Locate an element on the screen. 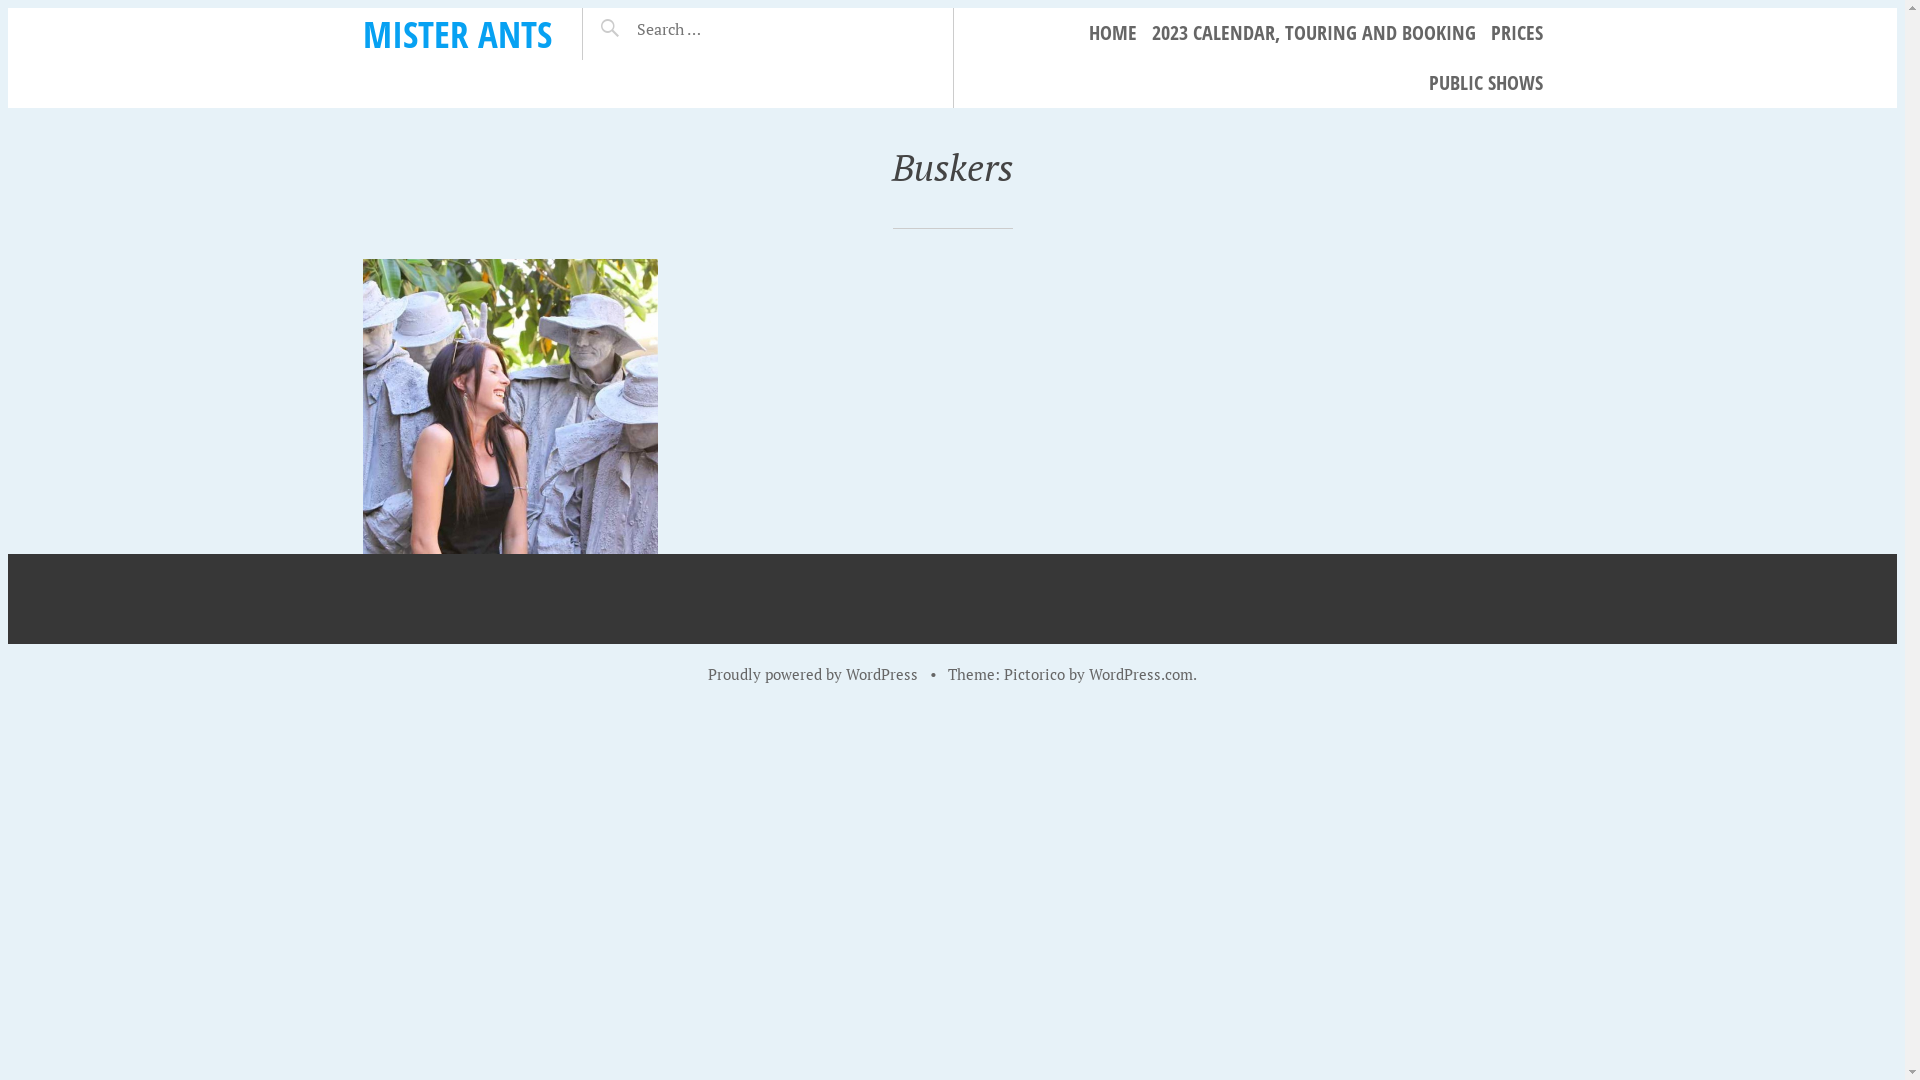 This screenshot has width=1920, height=1080. 'Search for:' is located at coordinates (626, 29).